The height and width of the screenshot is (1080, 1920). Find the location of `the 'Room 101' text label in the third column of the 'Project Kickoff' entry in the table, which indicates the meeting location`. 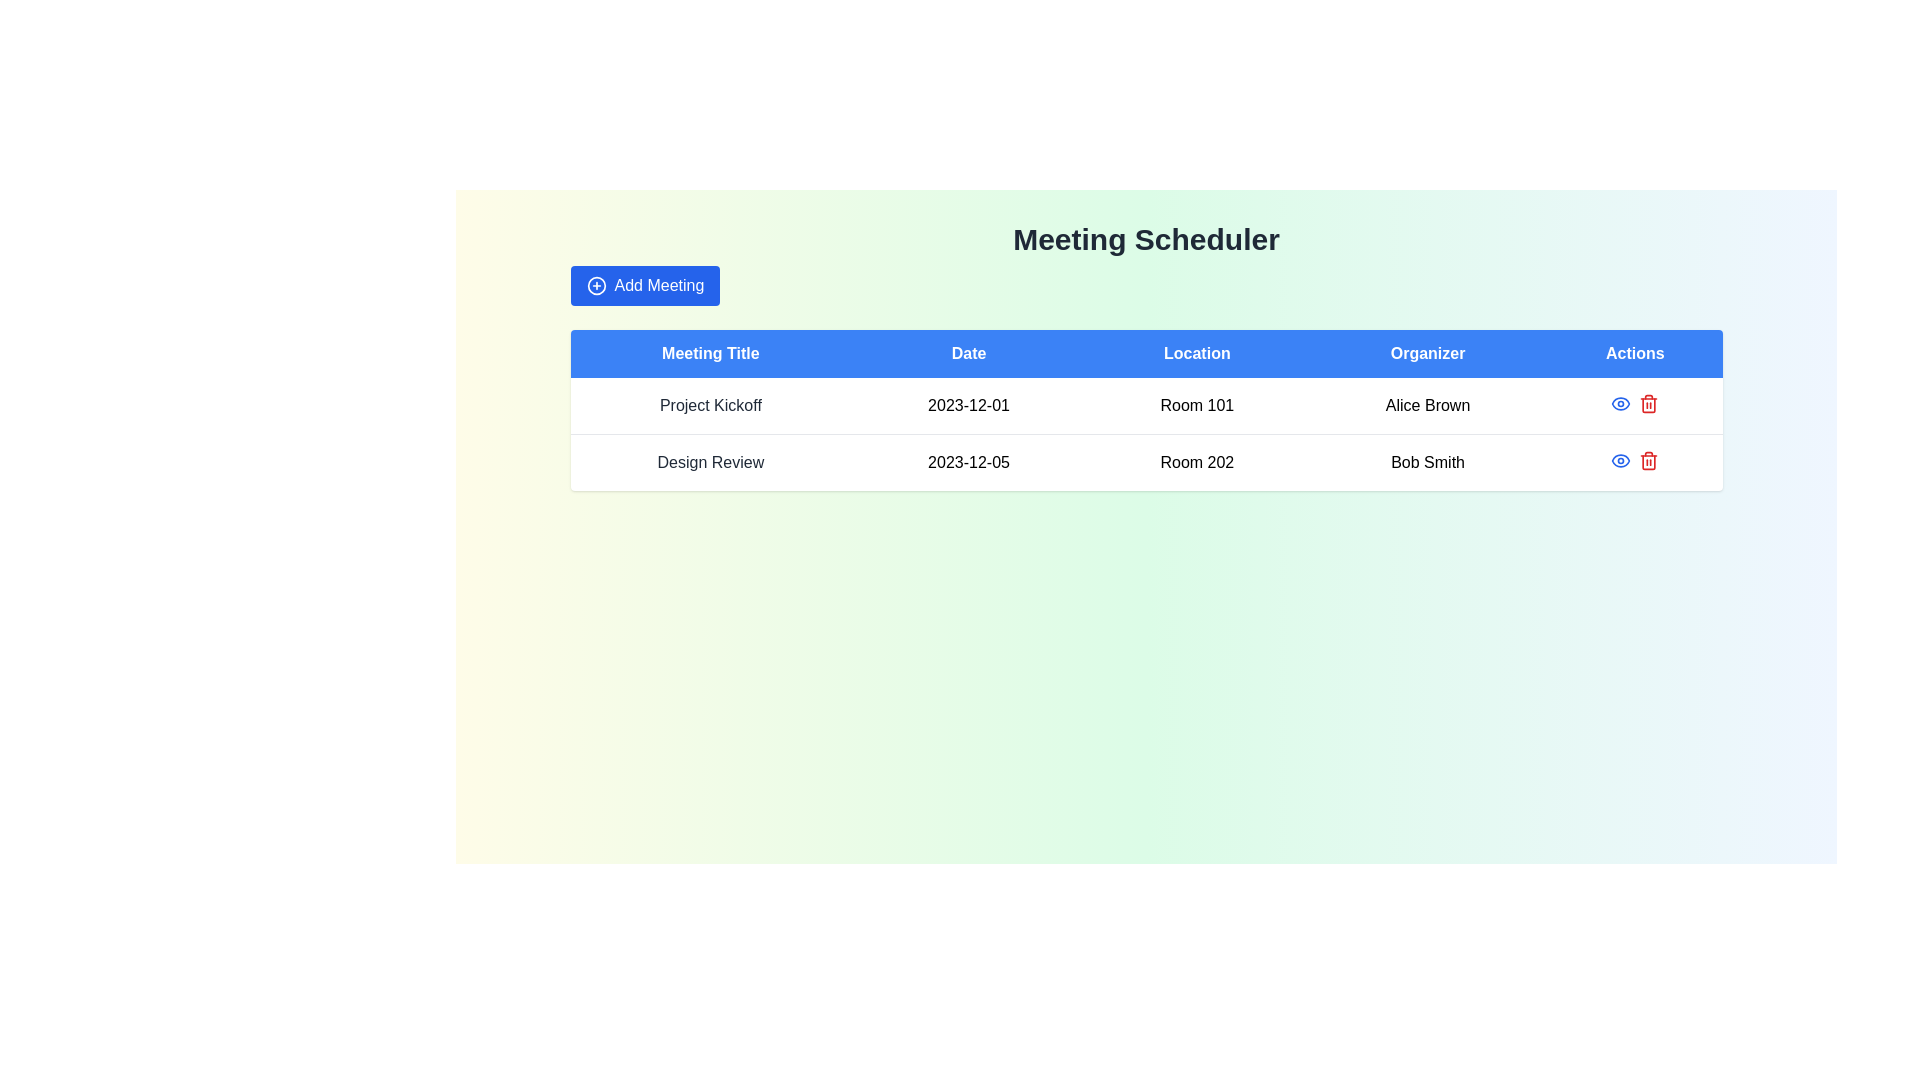

the 'Room 101' text label in the third column of the 'Project Kickoff' entry in the table, which indicates the meeting location is located at coordinates (1197, 405).